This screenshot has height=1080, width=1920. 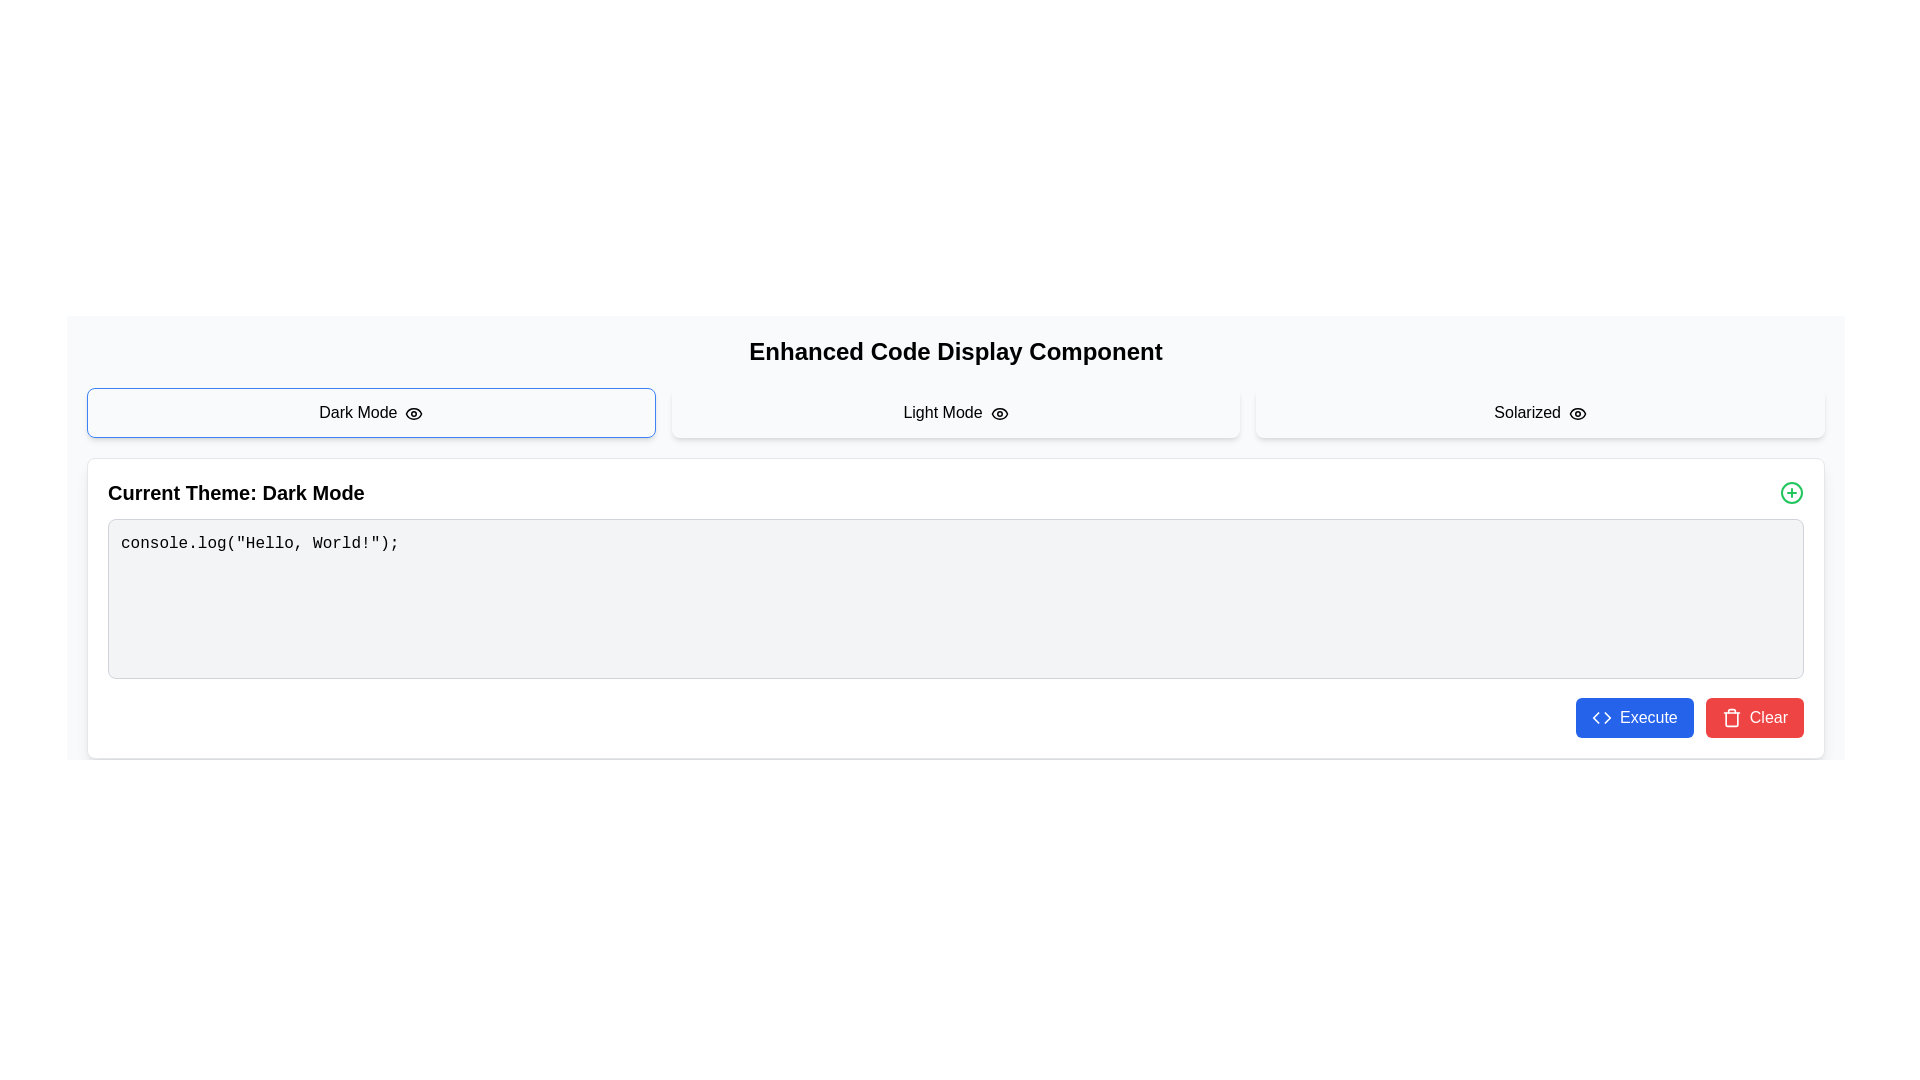 What do you see at coordinates (1752, 716) in the screenshot?
I see `the red rectangular button labeled 'Clear' with a trash icon` at bounding box center [1752, 716].